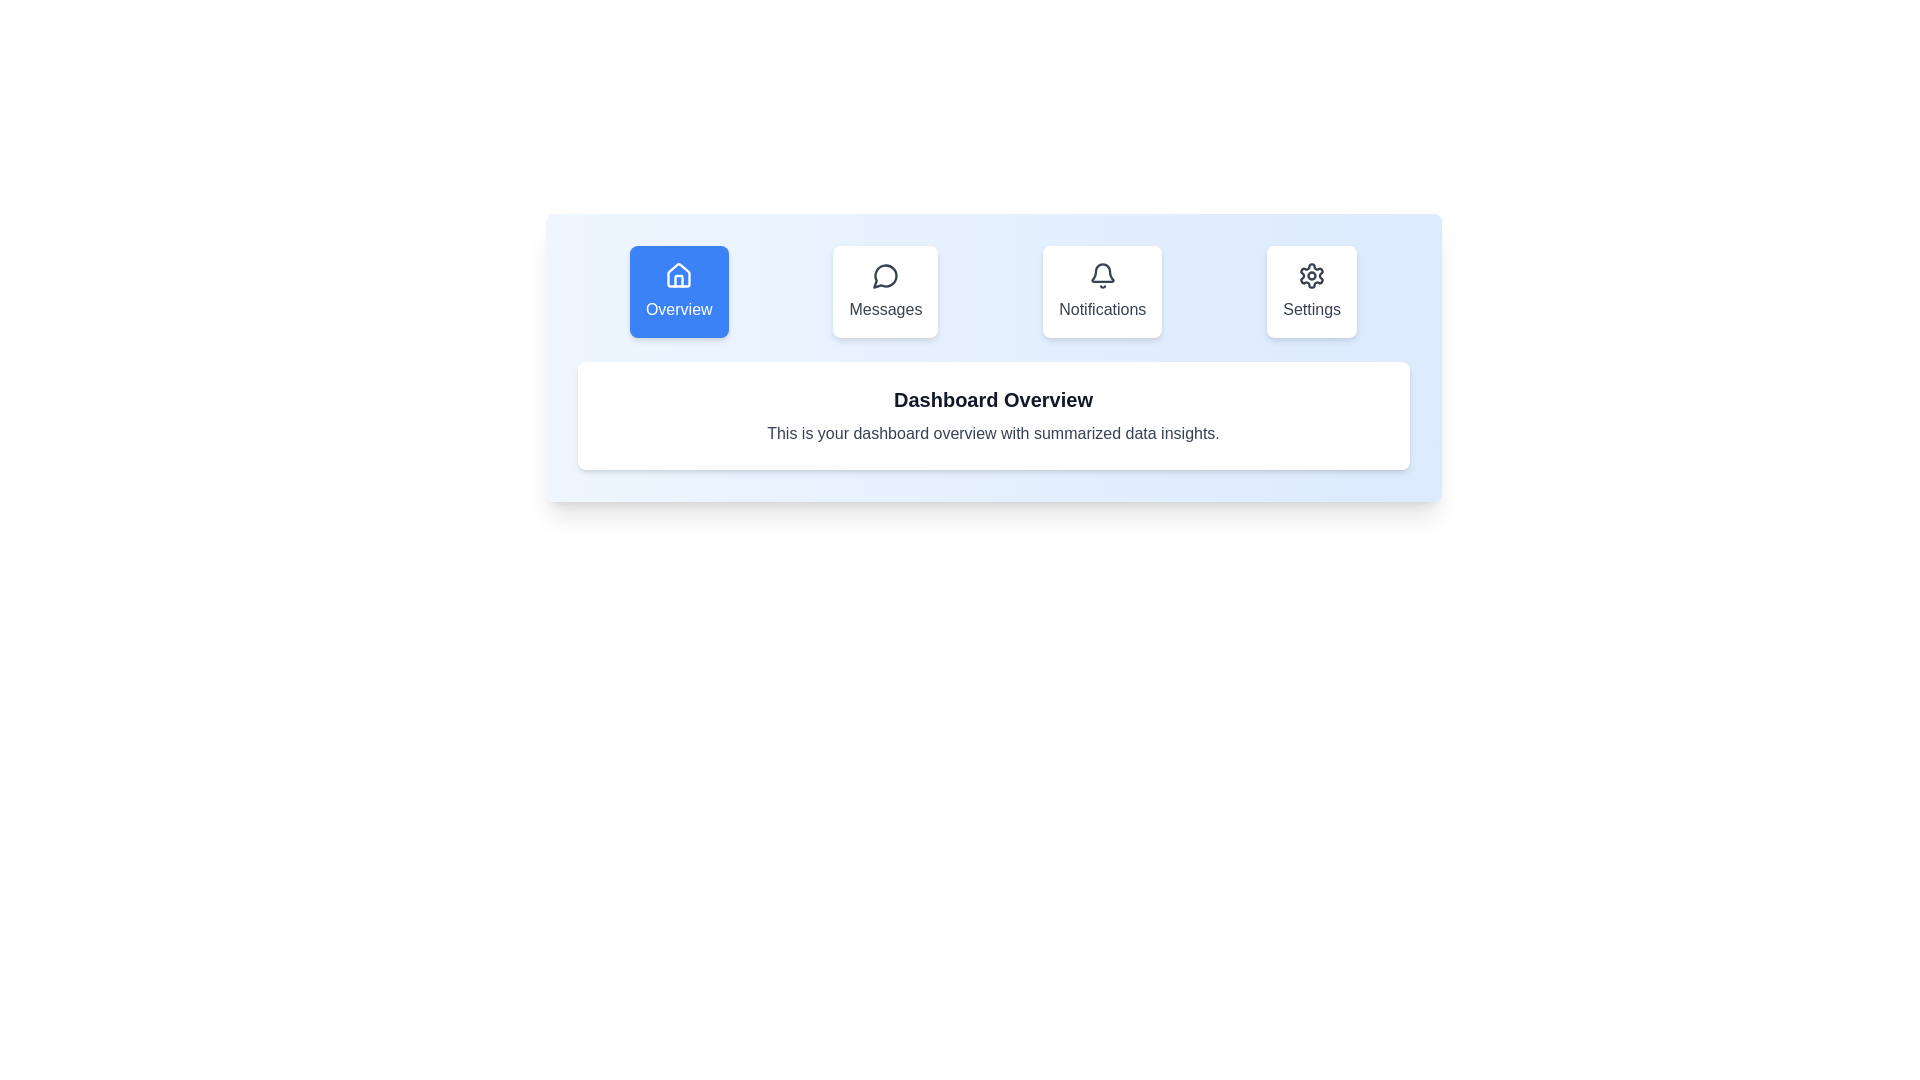 This screenshot has width=1920, height=1080. What do you see at coordinates (884, 292) in the screenshot?
I see `the 'Messages' navigation button, which is the second button in a row of four` at bounding box center [884, 292].